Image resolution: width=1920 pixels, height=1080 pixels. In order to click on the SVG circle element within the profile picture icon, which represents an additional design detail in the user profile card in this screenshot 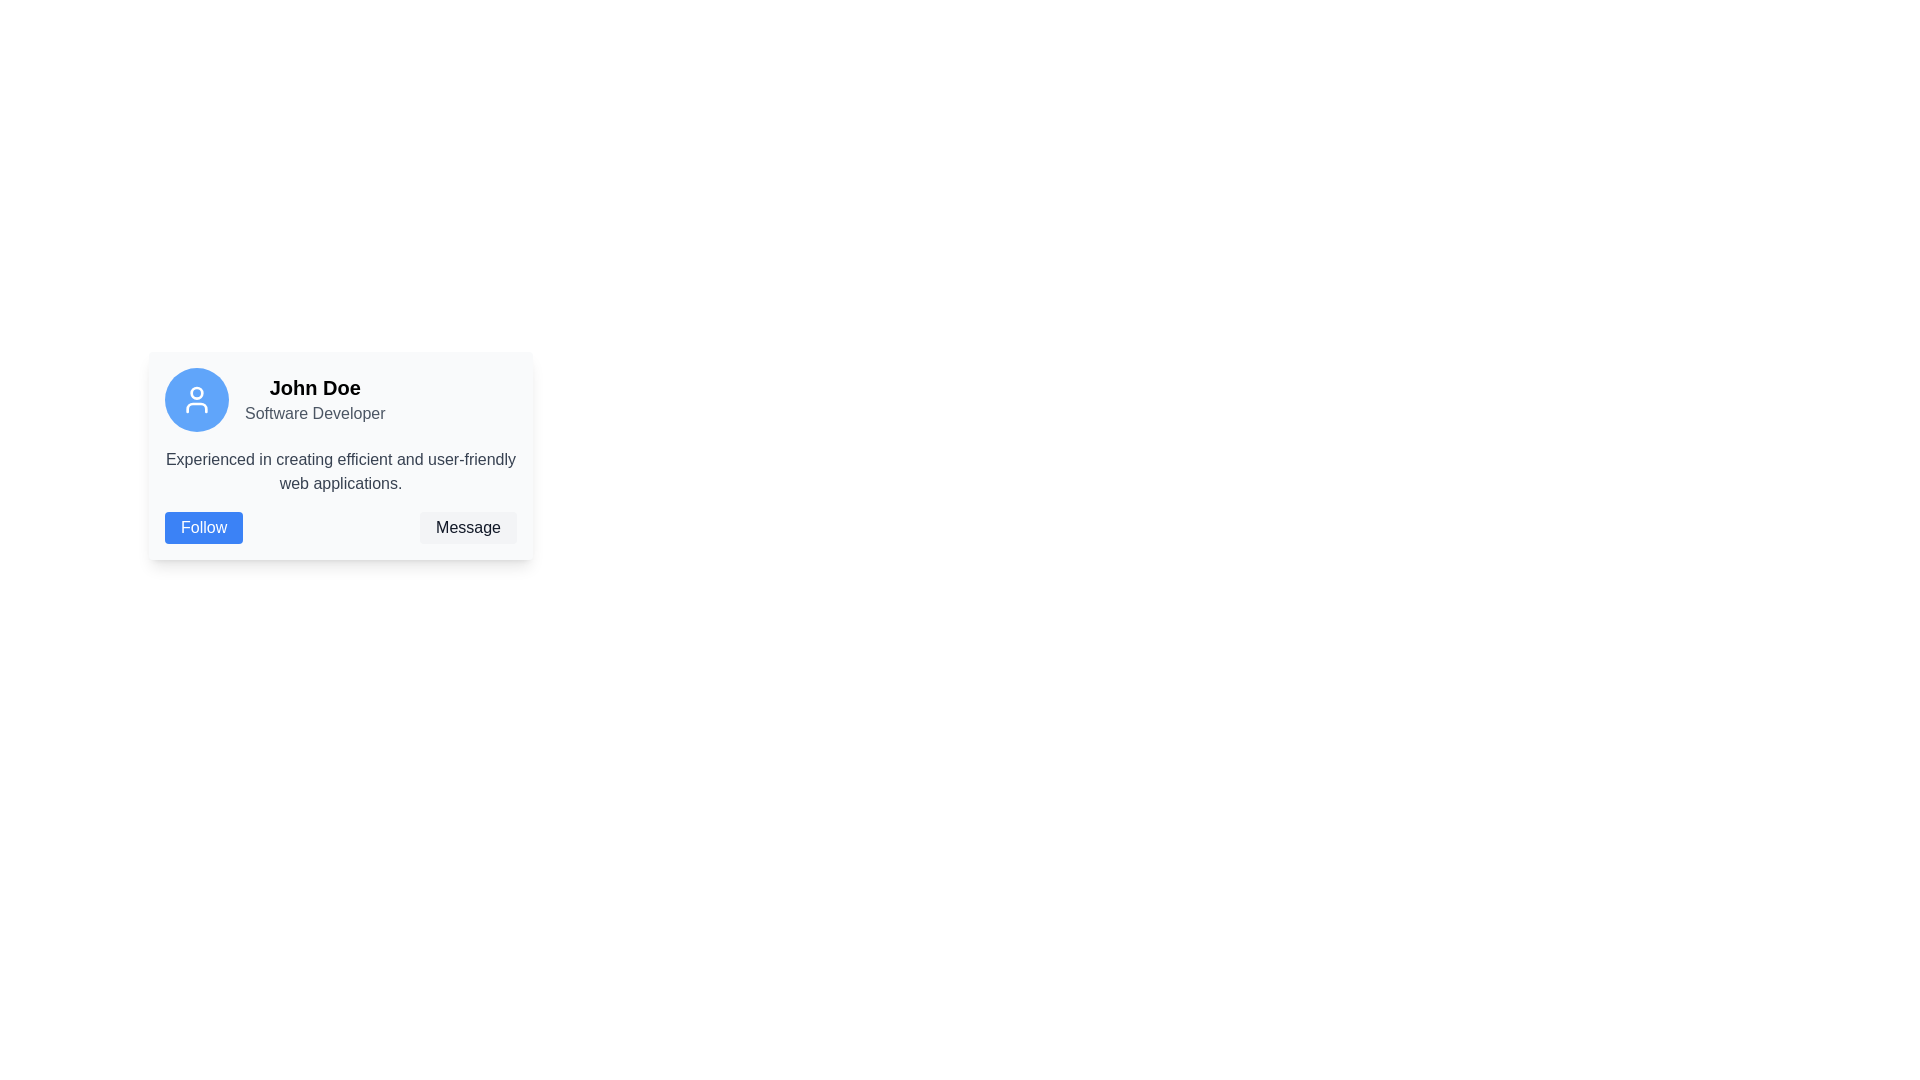, I will do `click(196, 393)`.